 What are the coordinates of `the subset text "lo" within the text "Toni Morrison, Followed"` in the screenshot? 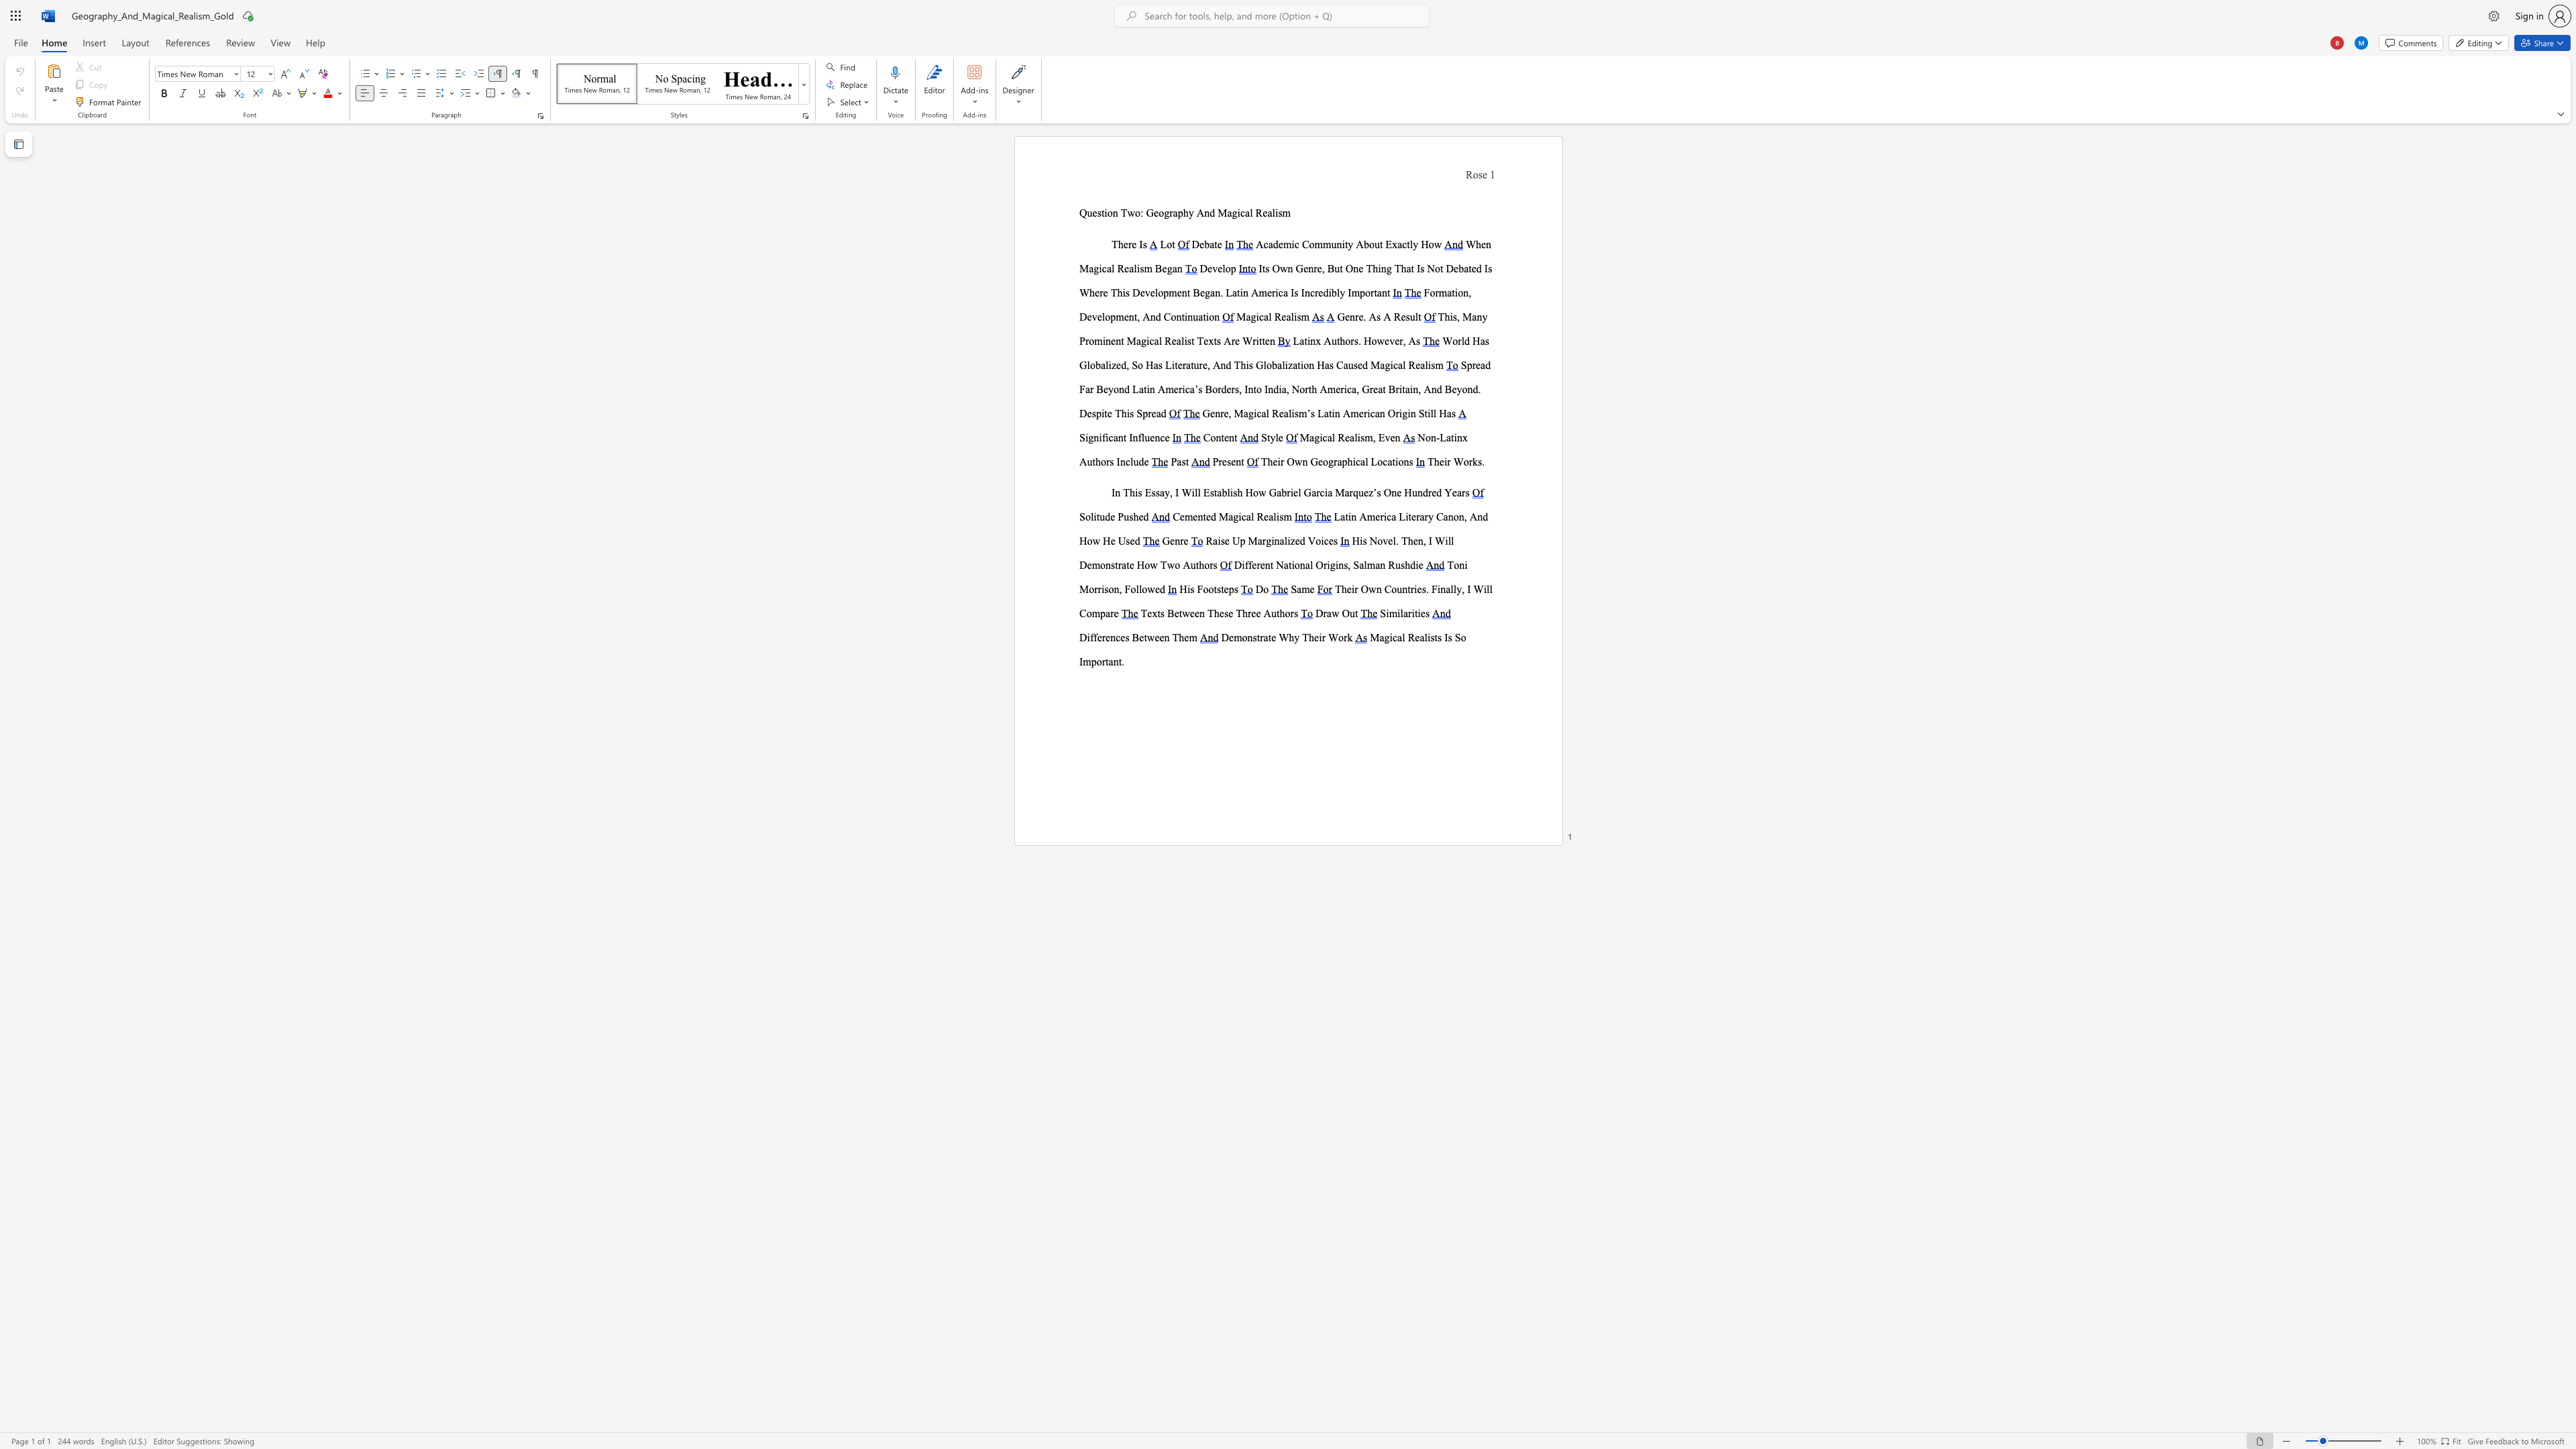 It's located at (1138, 588).